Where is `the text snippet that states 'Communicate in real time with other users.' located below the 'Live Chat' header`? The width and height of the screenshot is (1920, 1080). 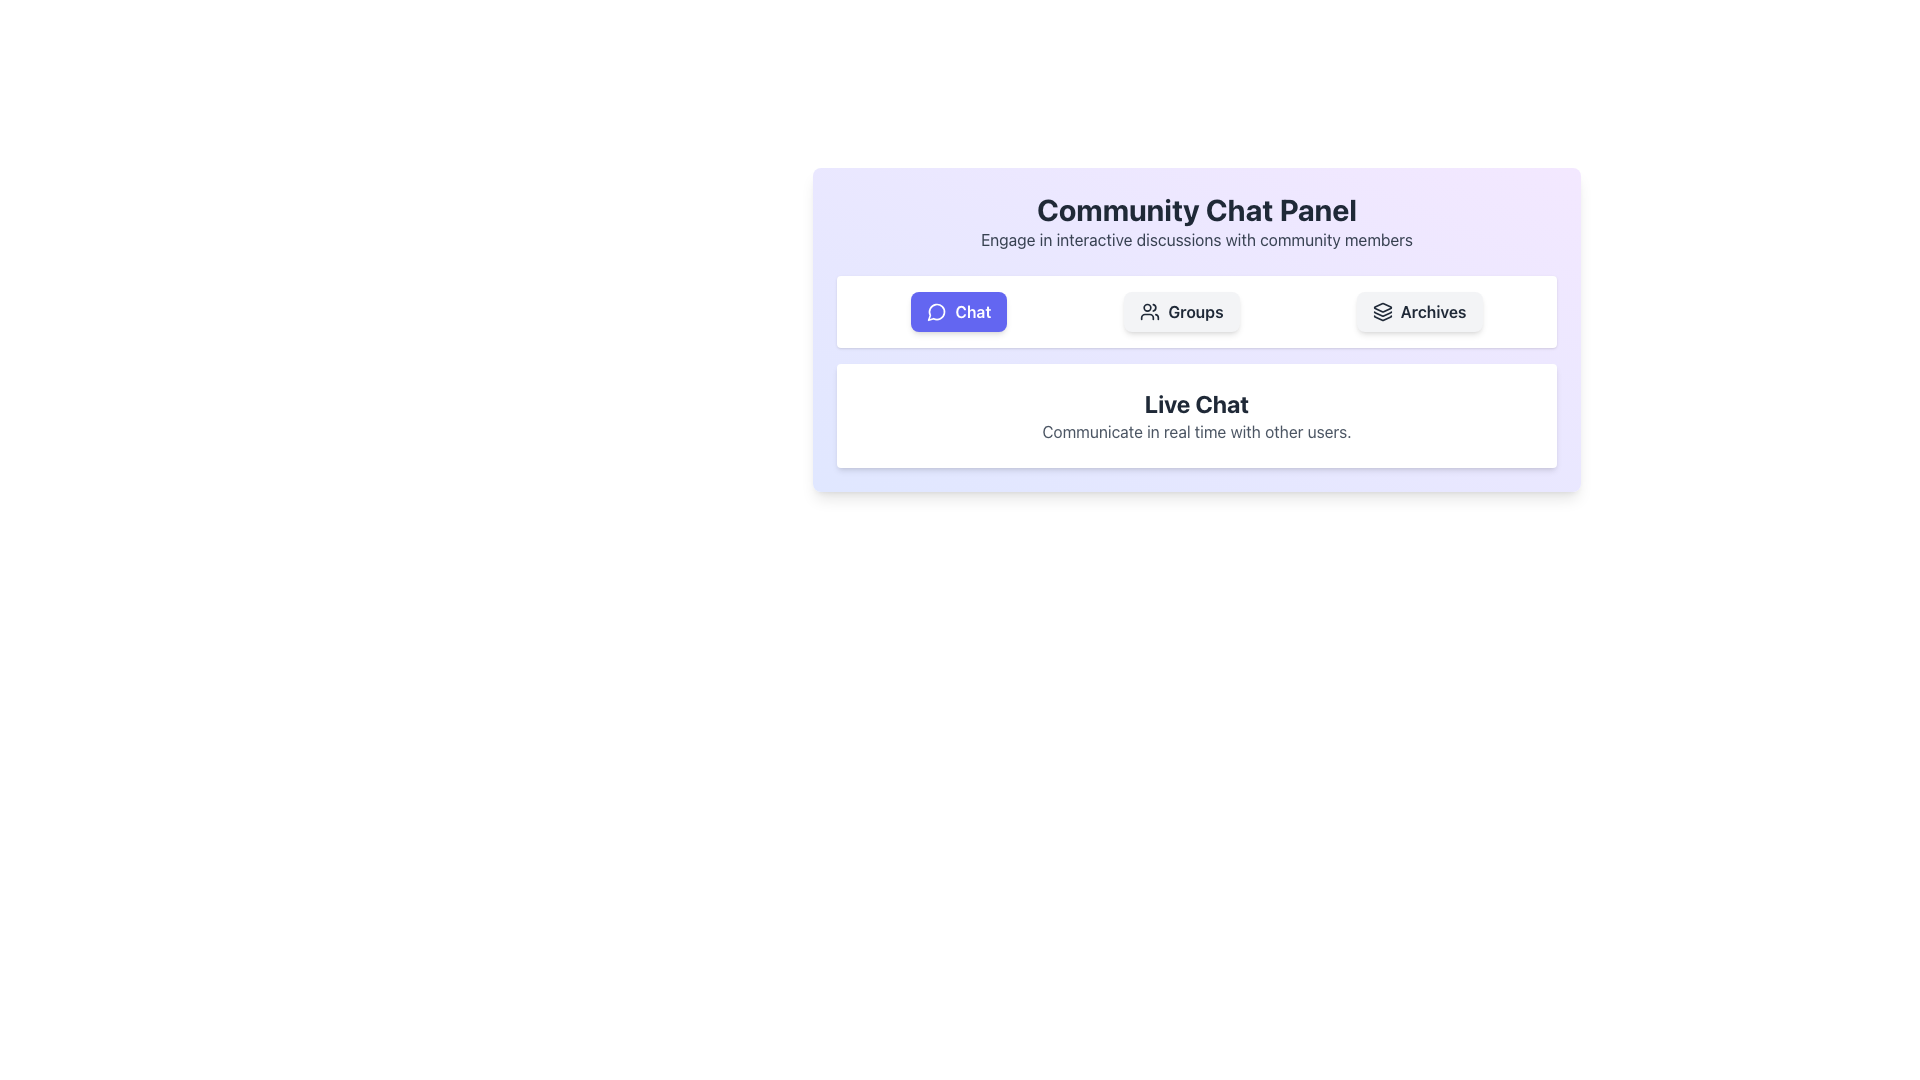
the text snippet that states 'Communicate in real time with other users.' located below the 'Live Chat' header is located at coordinates (1196, 431).